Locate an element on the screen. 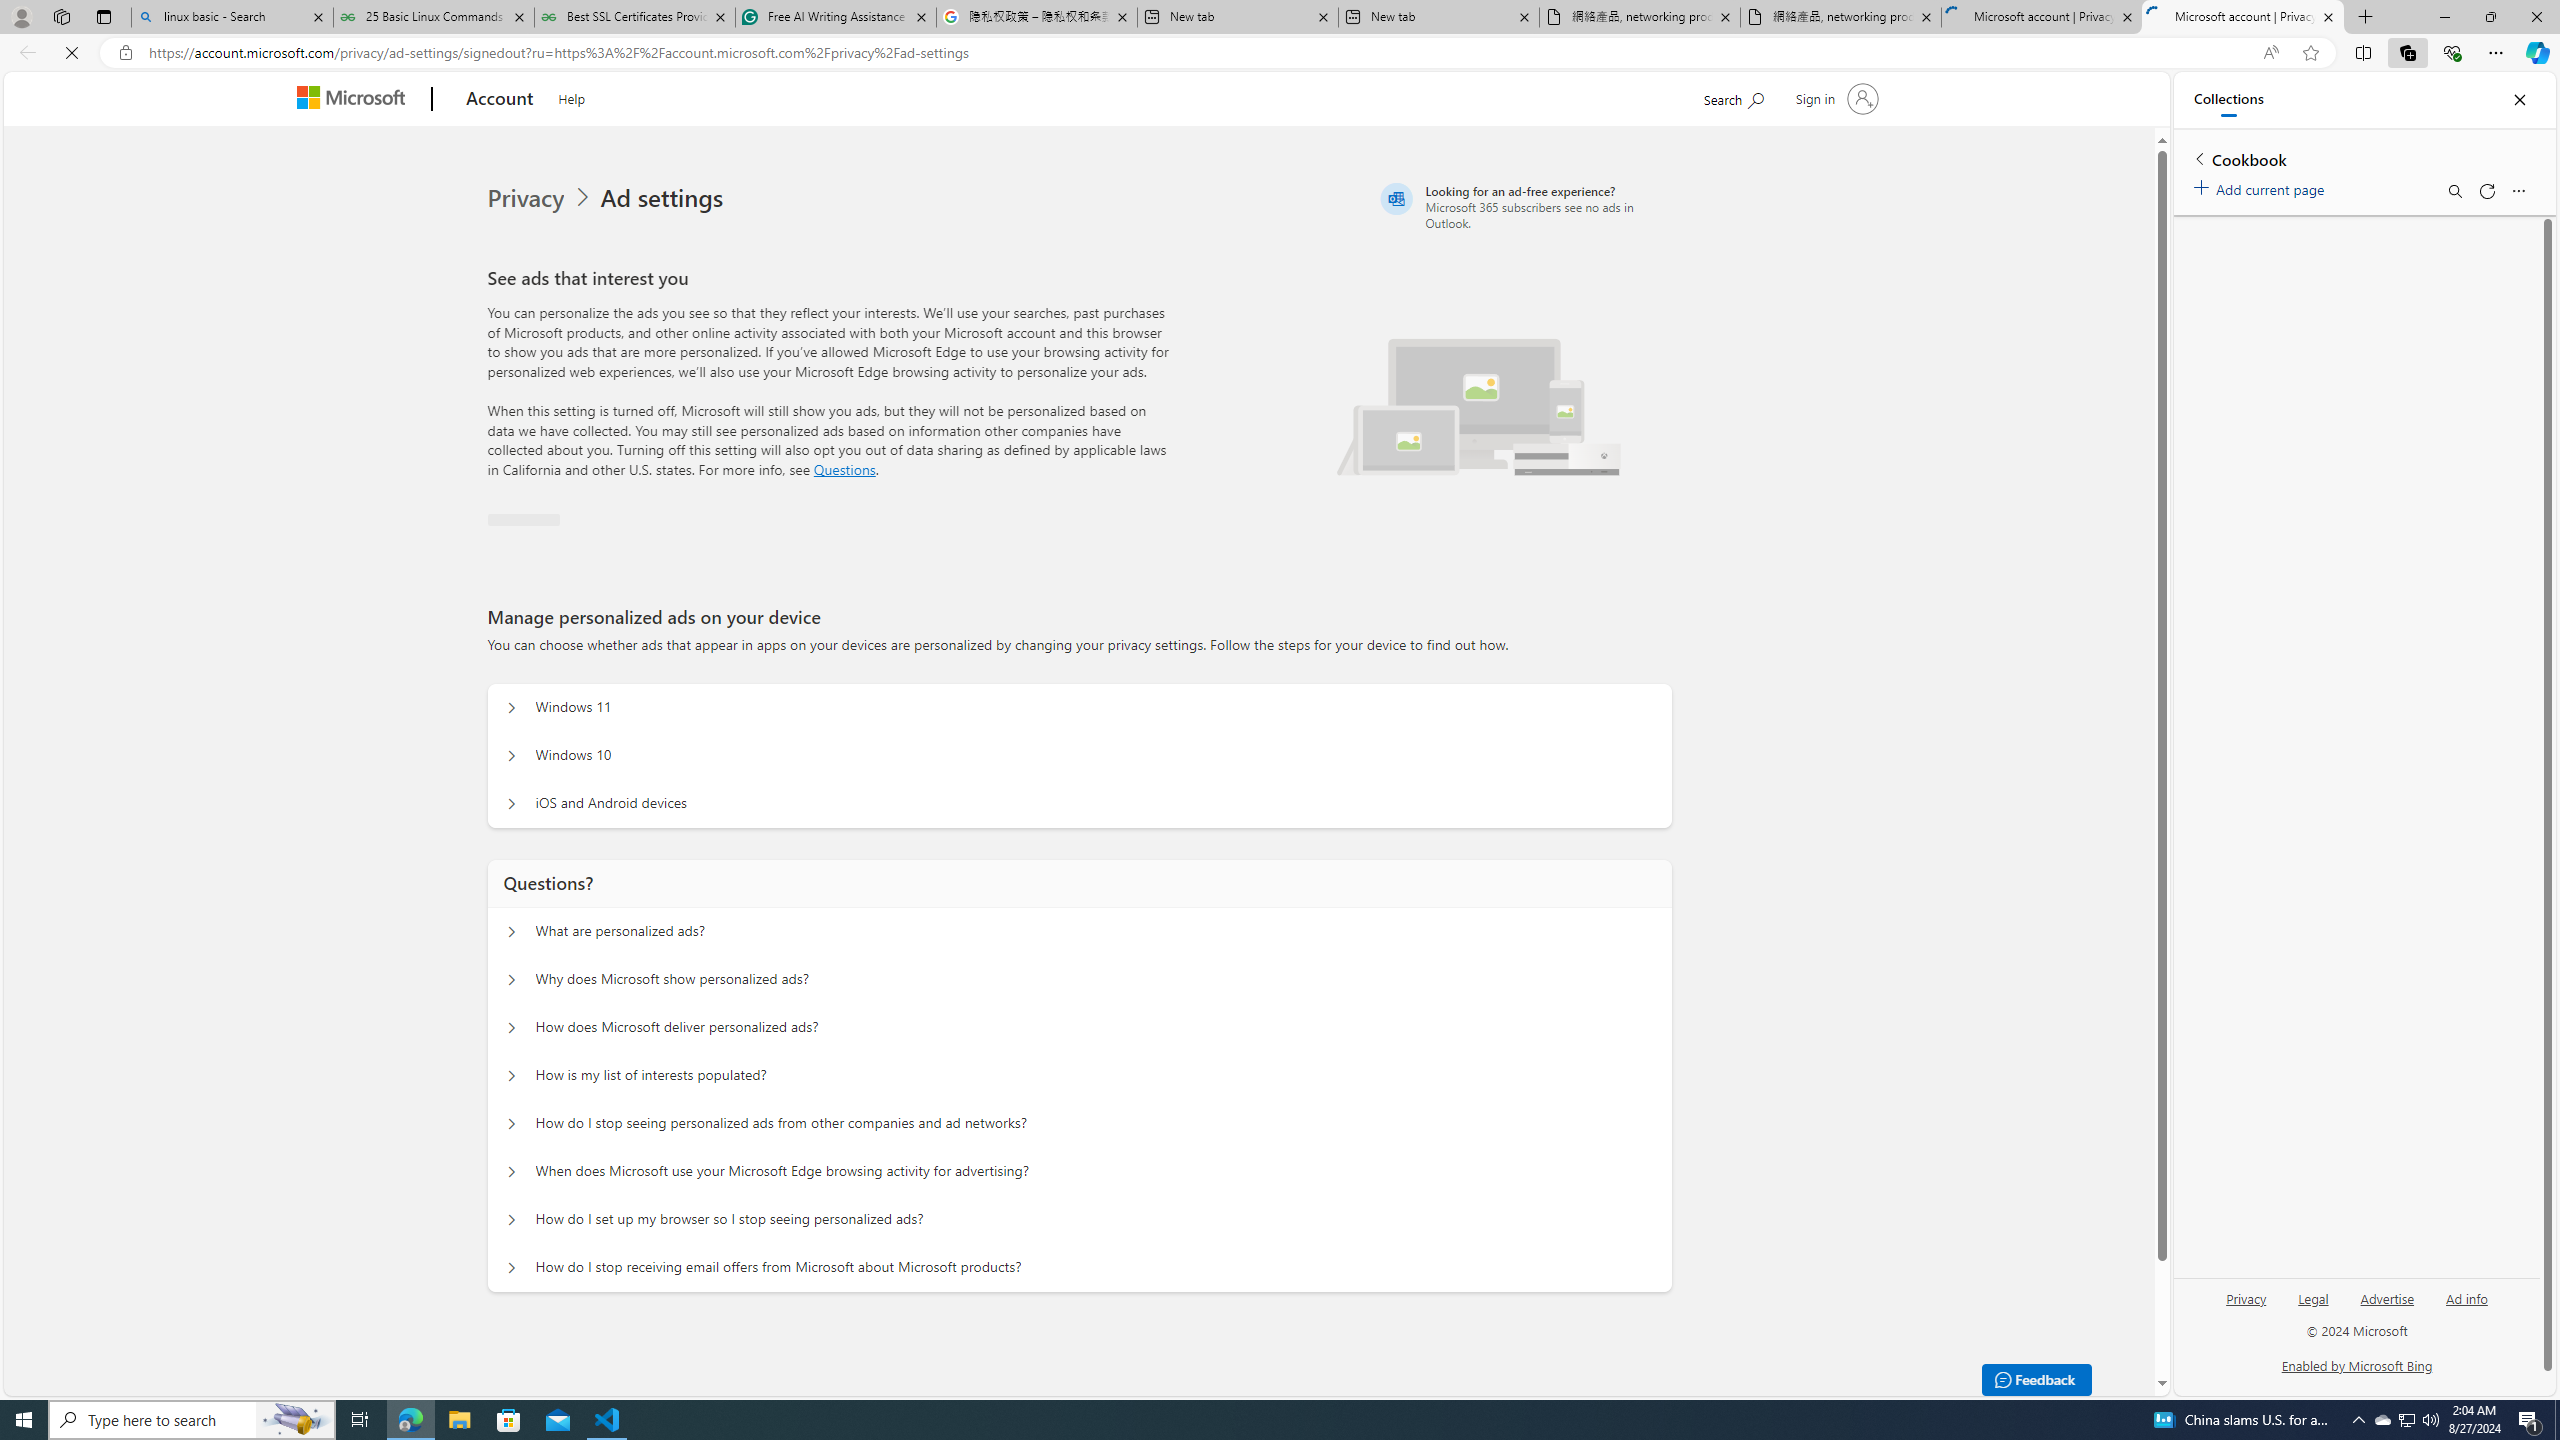 This screenshot has height=1440, width=2560. 'Account' is located at coordinates (498, 99).